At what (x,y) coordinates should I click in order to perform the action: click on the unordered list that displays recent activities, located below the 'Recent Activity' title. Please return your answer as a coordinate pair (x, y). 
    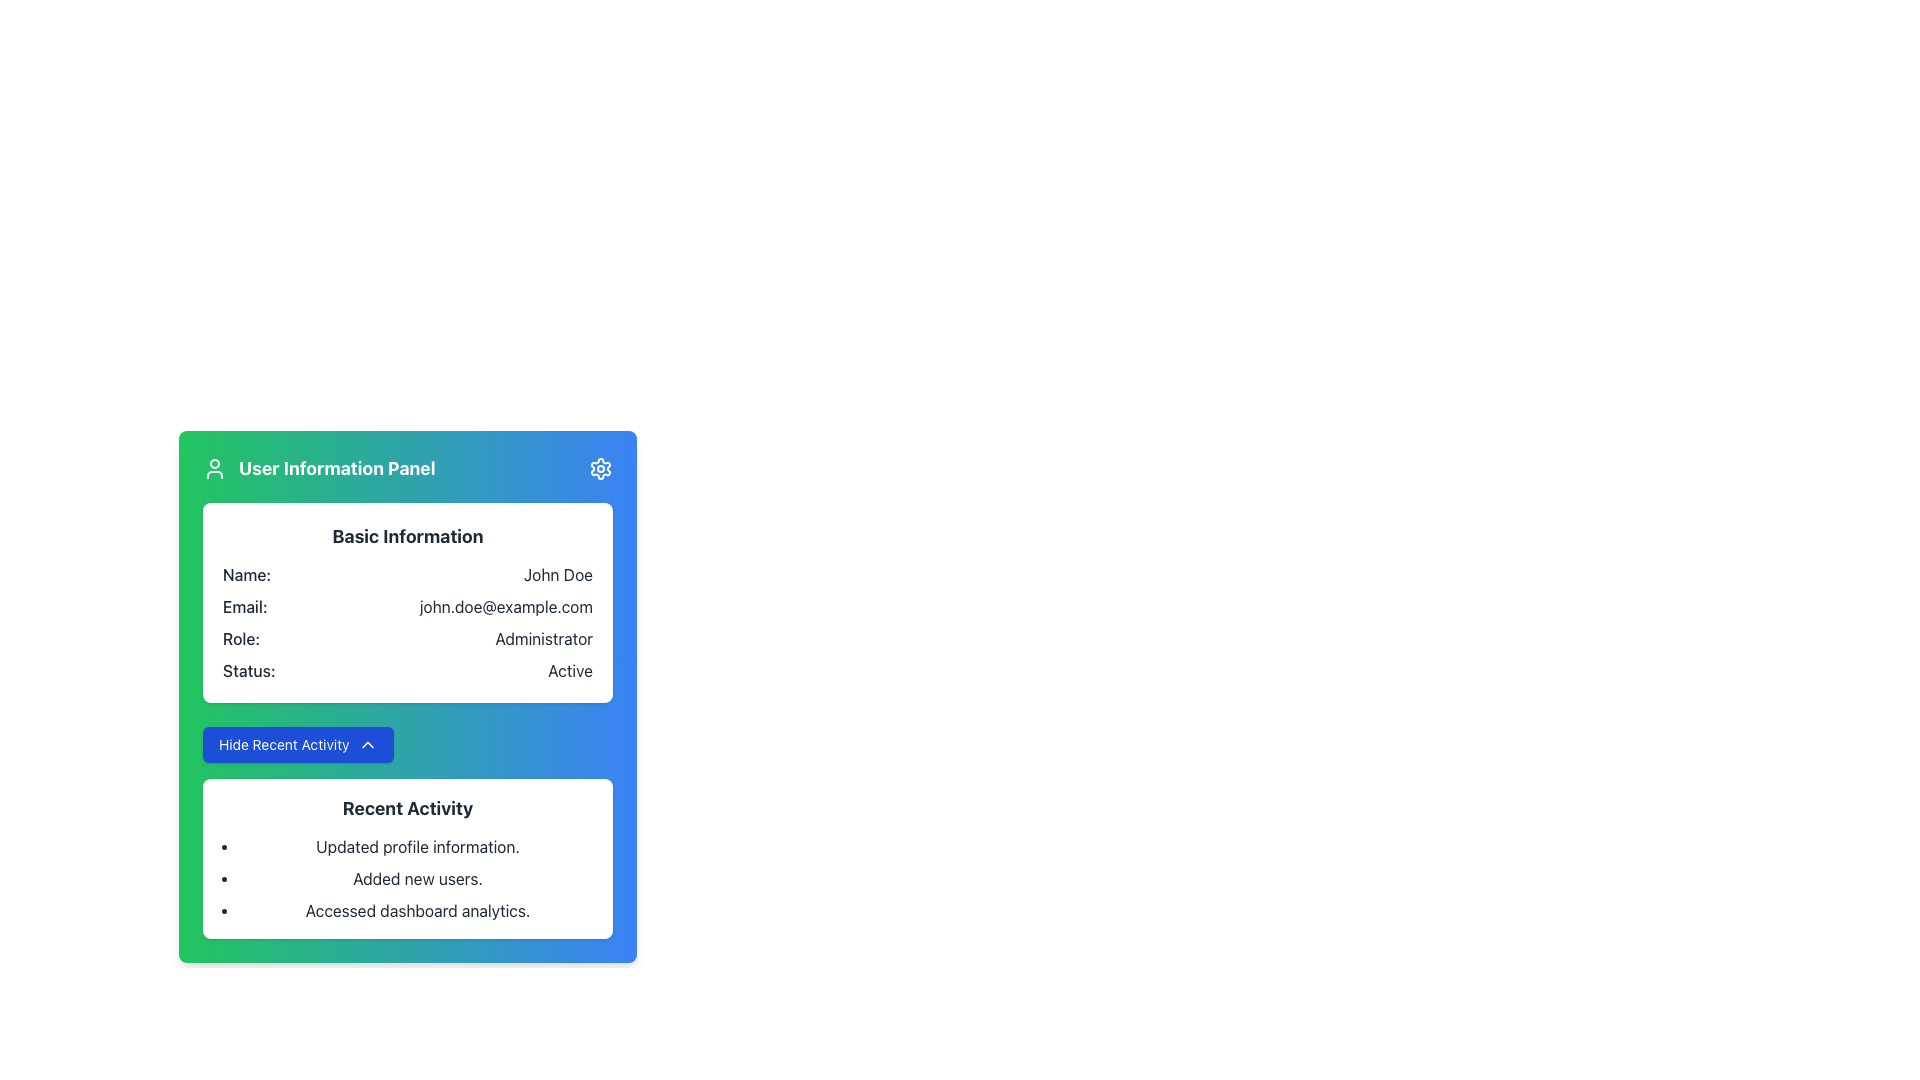
    Looking at the image, I should click on (407, 878).